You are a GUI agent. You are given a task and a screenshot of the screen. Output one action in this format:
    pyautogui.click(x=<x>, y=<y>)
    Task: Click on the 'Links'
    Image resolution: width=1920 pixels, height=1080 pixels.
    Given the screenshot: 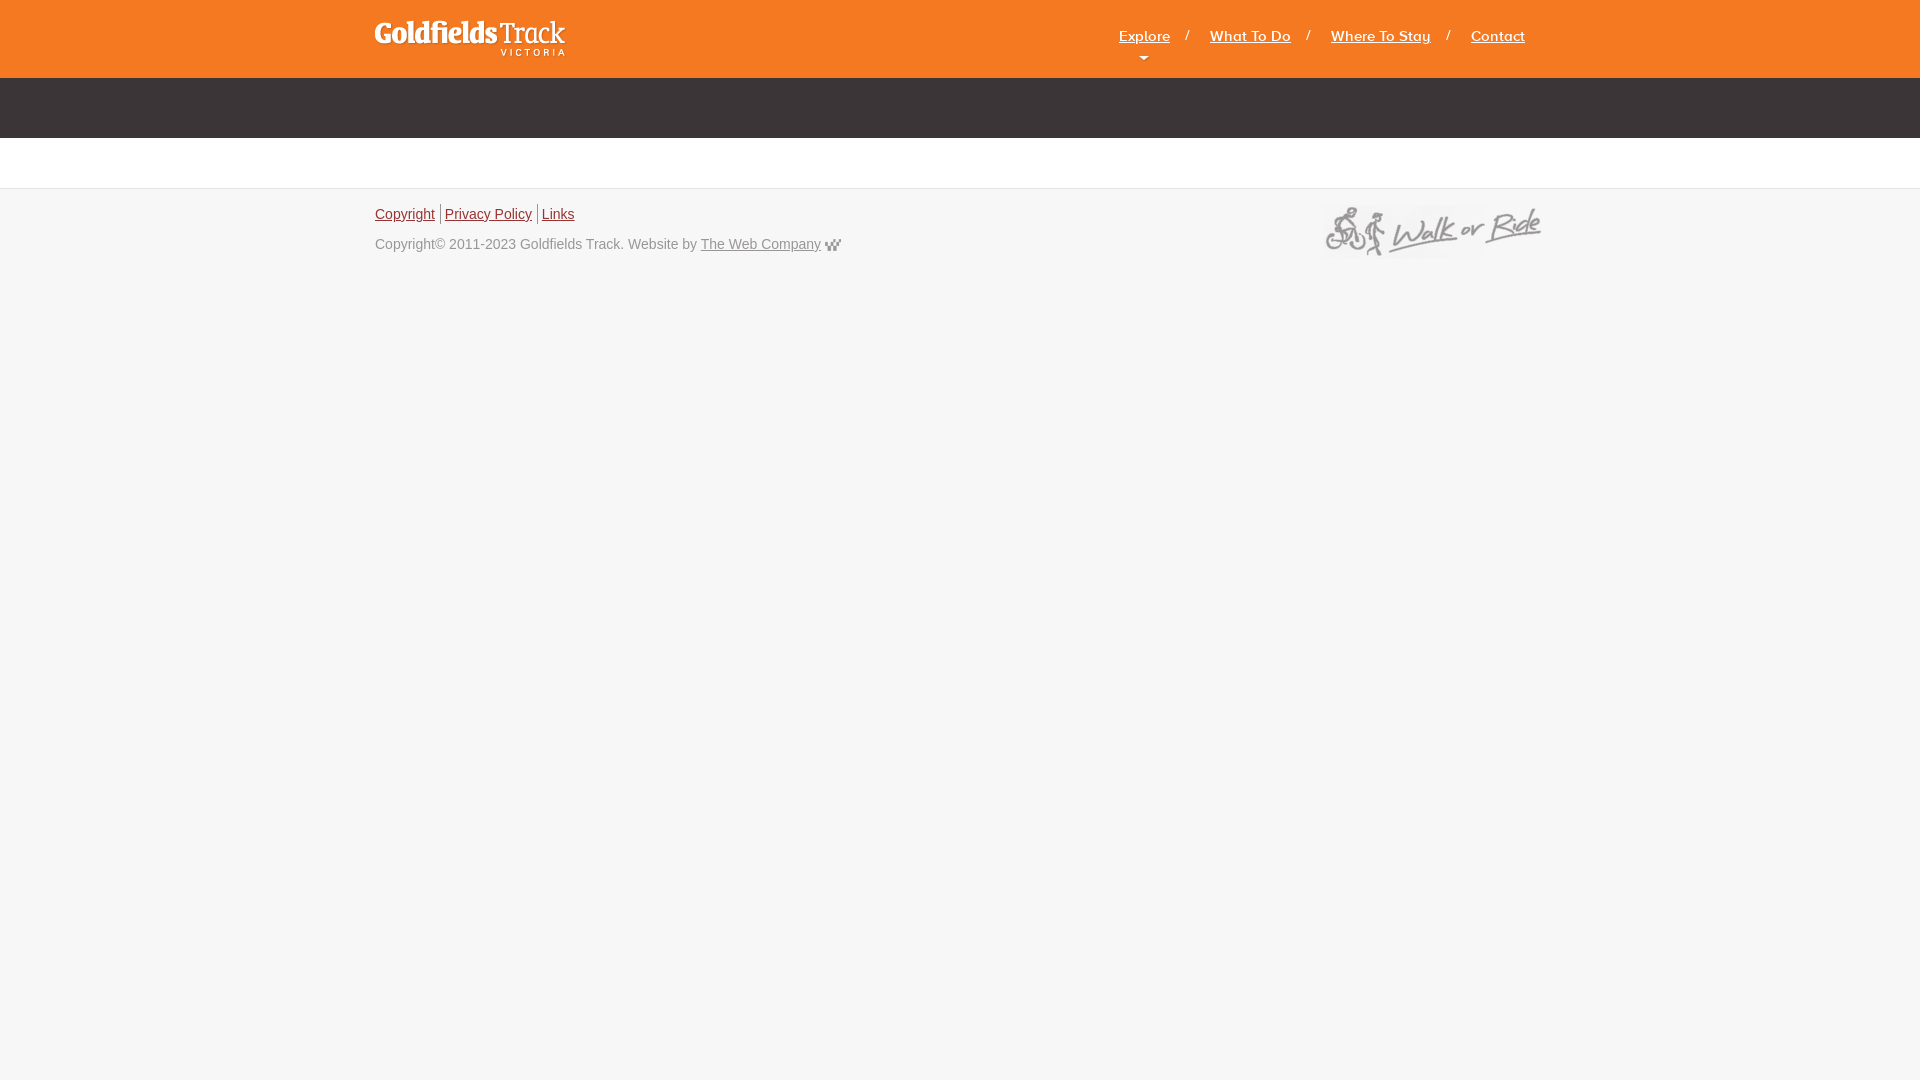 What is the action you would take?
    pyautogui.click(x=558, y=213)
    